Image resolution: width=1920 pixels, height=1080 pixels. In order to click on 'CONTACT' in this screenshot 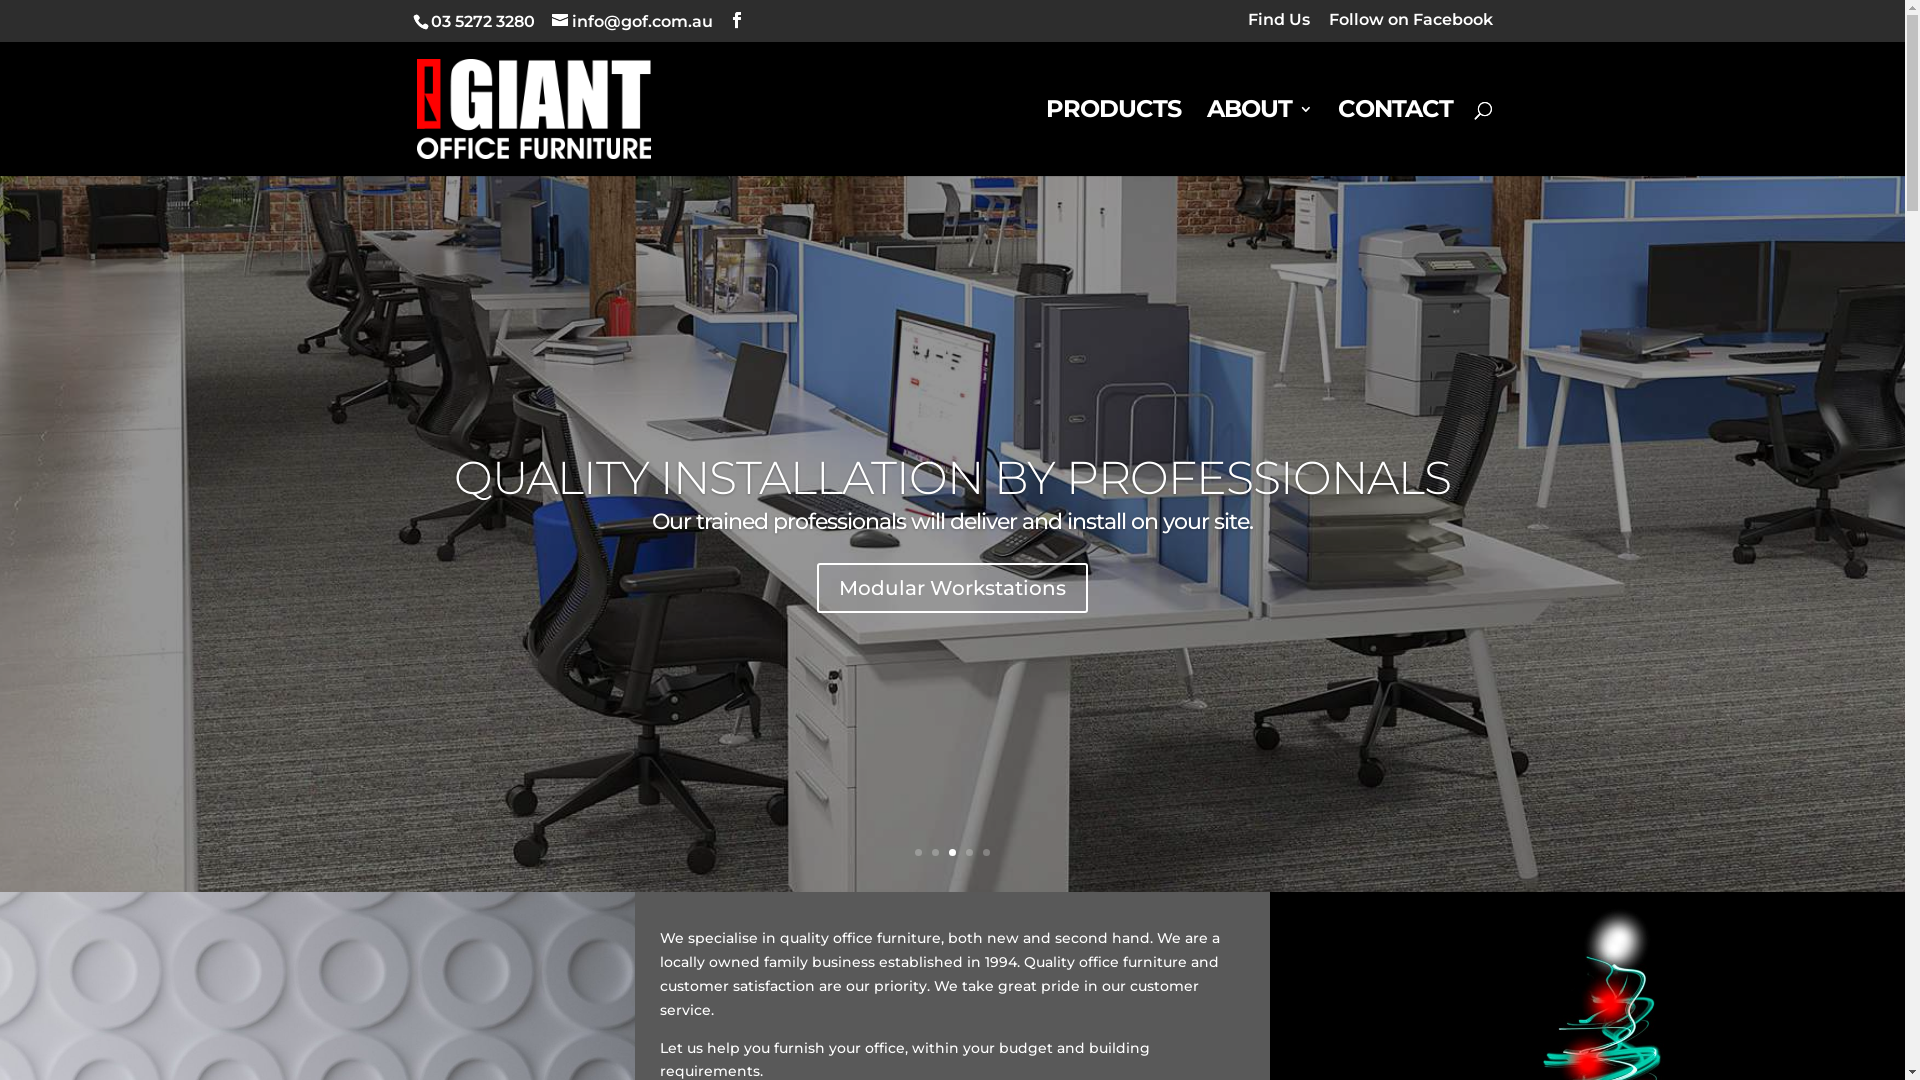, I will do `click(1338, 137)`.